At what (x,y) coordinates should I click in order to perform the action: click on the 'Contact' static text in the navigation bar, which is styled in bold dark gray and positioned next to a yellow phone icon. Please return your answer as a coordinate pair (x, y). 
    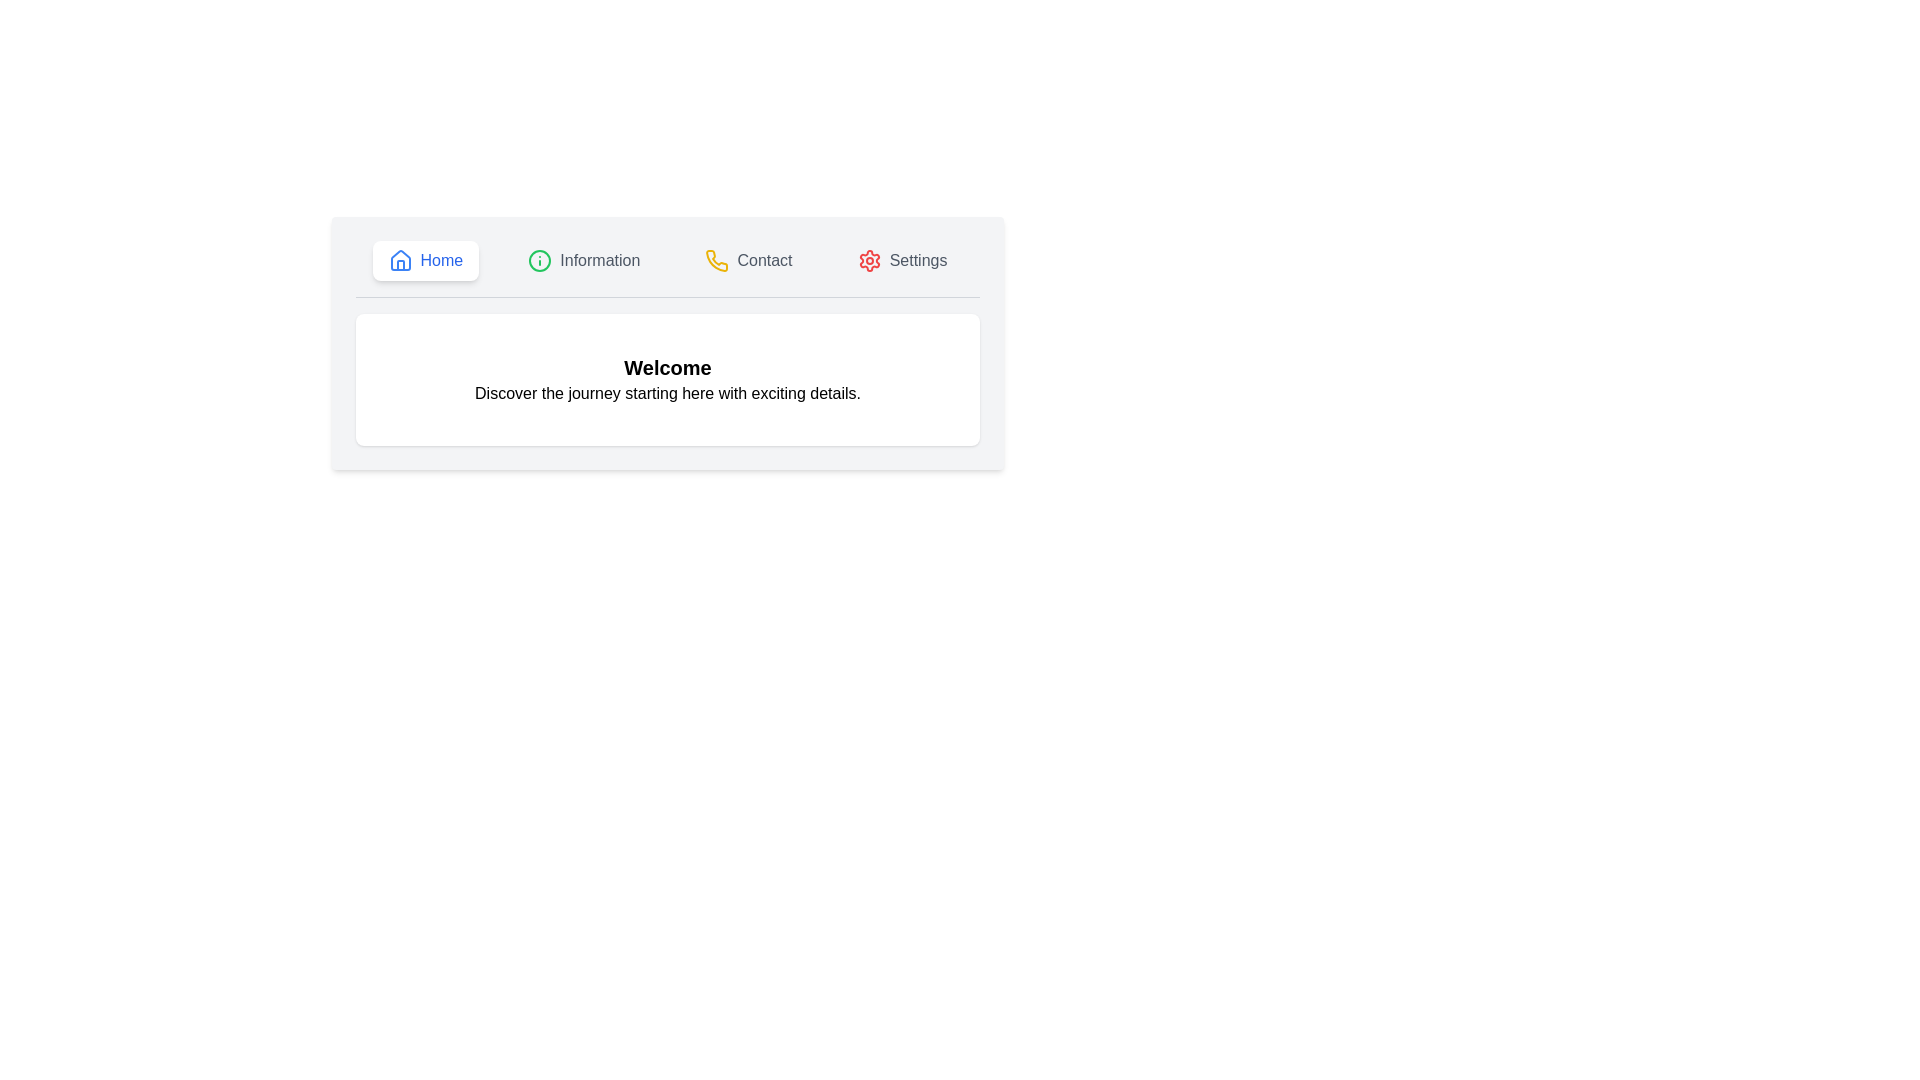
    Looking at the image, I should click on (763, 260).